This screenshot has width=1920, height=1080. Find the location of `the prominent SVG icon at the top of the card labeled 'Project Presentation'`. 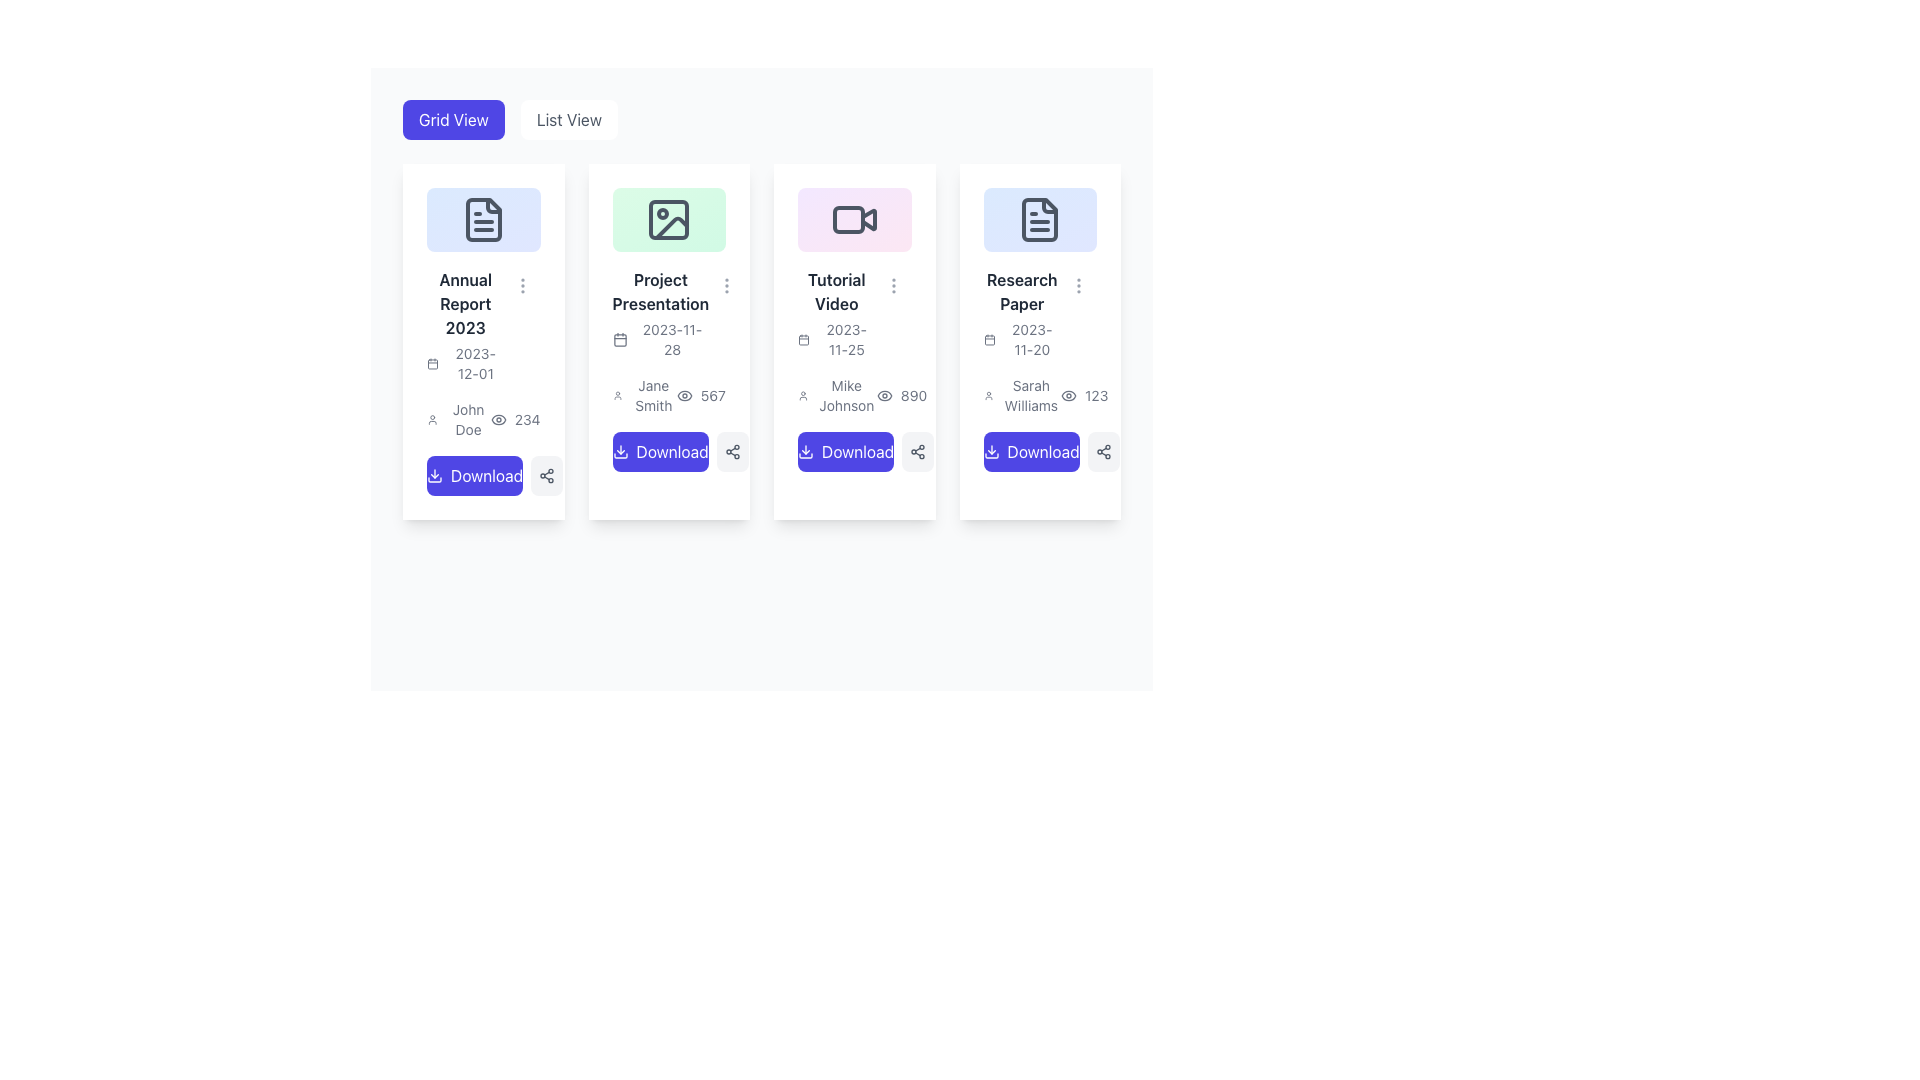

the prominent SVG icon at the top of the card labeled 'Project Presentation' is located at coordinates (669, 219).